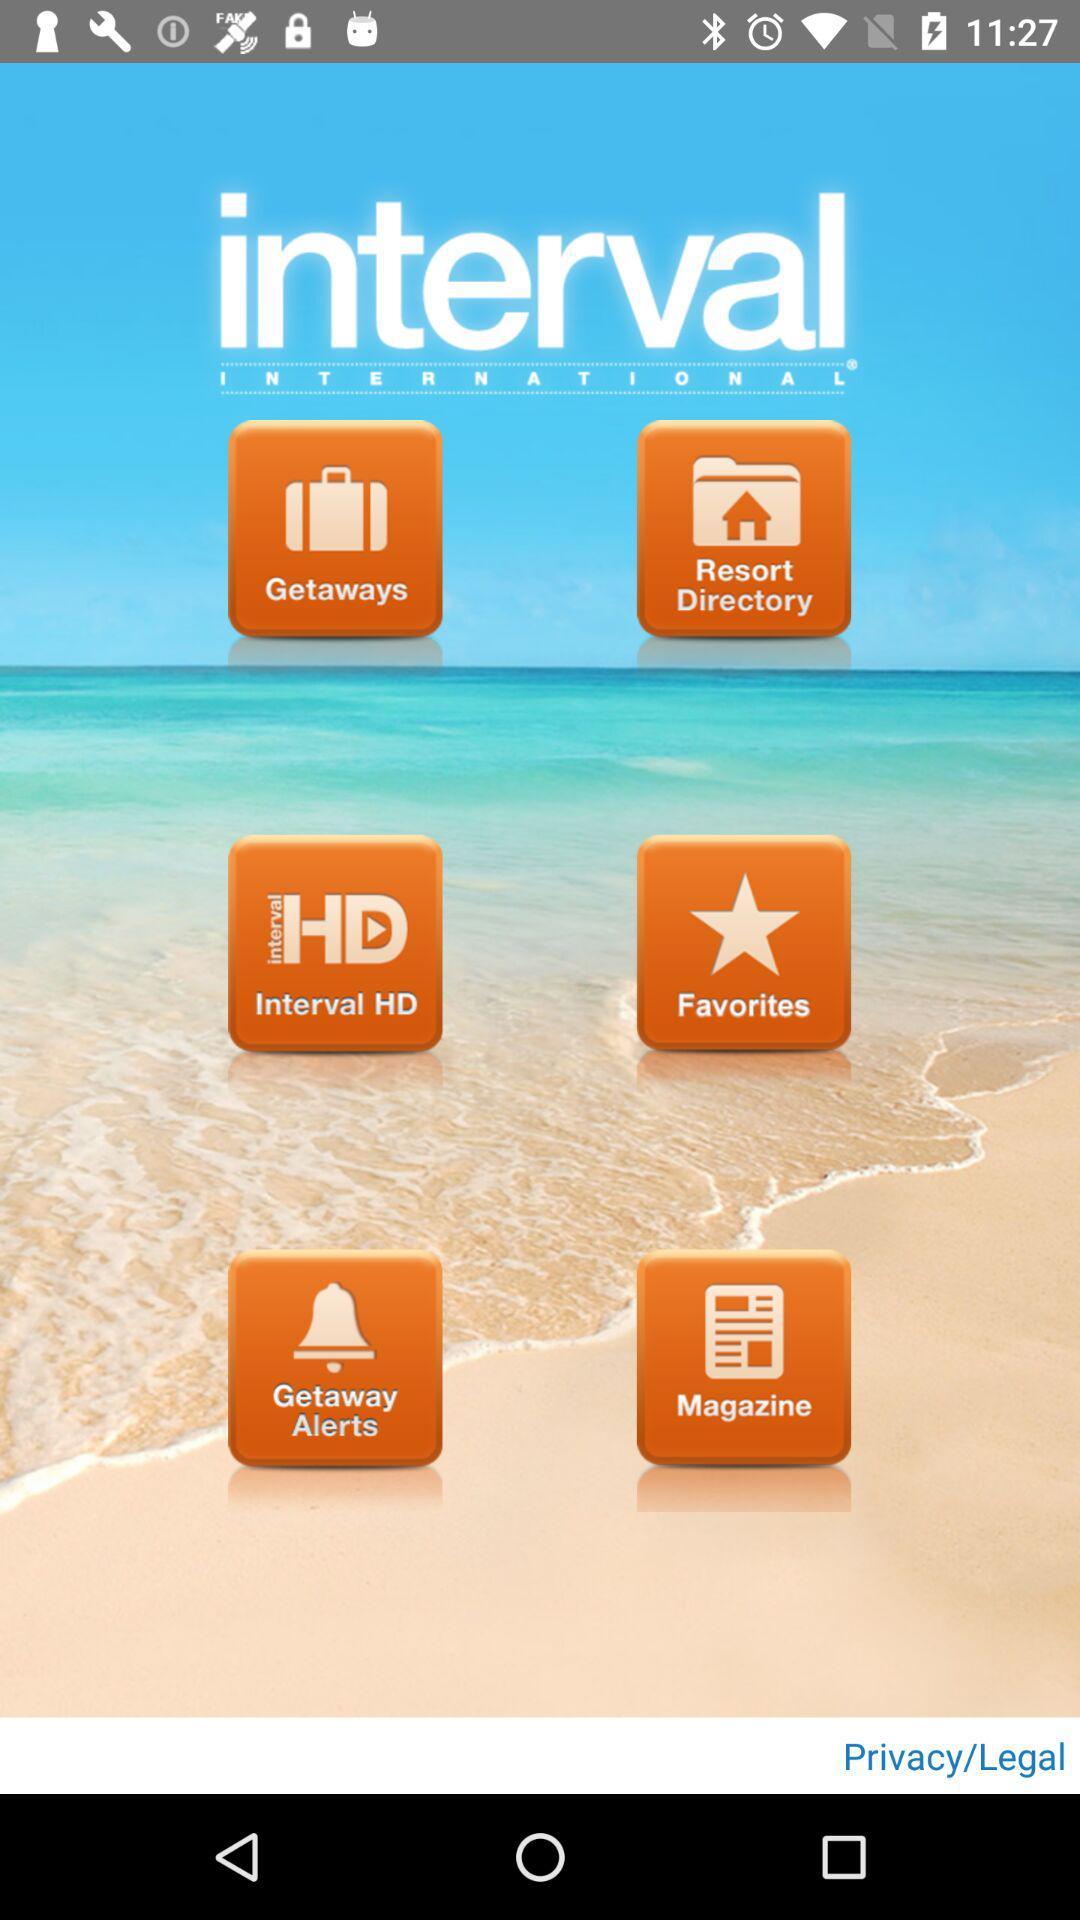 The image size is (1080, 1920). Describe the element at coordinates (744, 1379) in the screenshot. I see `magazine option` at that location.